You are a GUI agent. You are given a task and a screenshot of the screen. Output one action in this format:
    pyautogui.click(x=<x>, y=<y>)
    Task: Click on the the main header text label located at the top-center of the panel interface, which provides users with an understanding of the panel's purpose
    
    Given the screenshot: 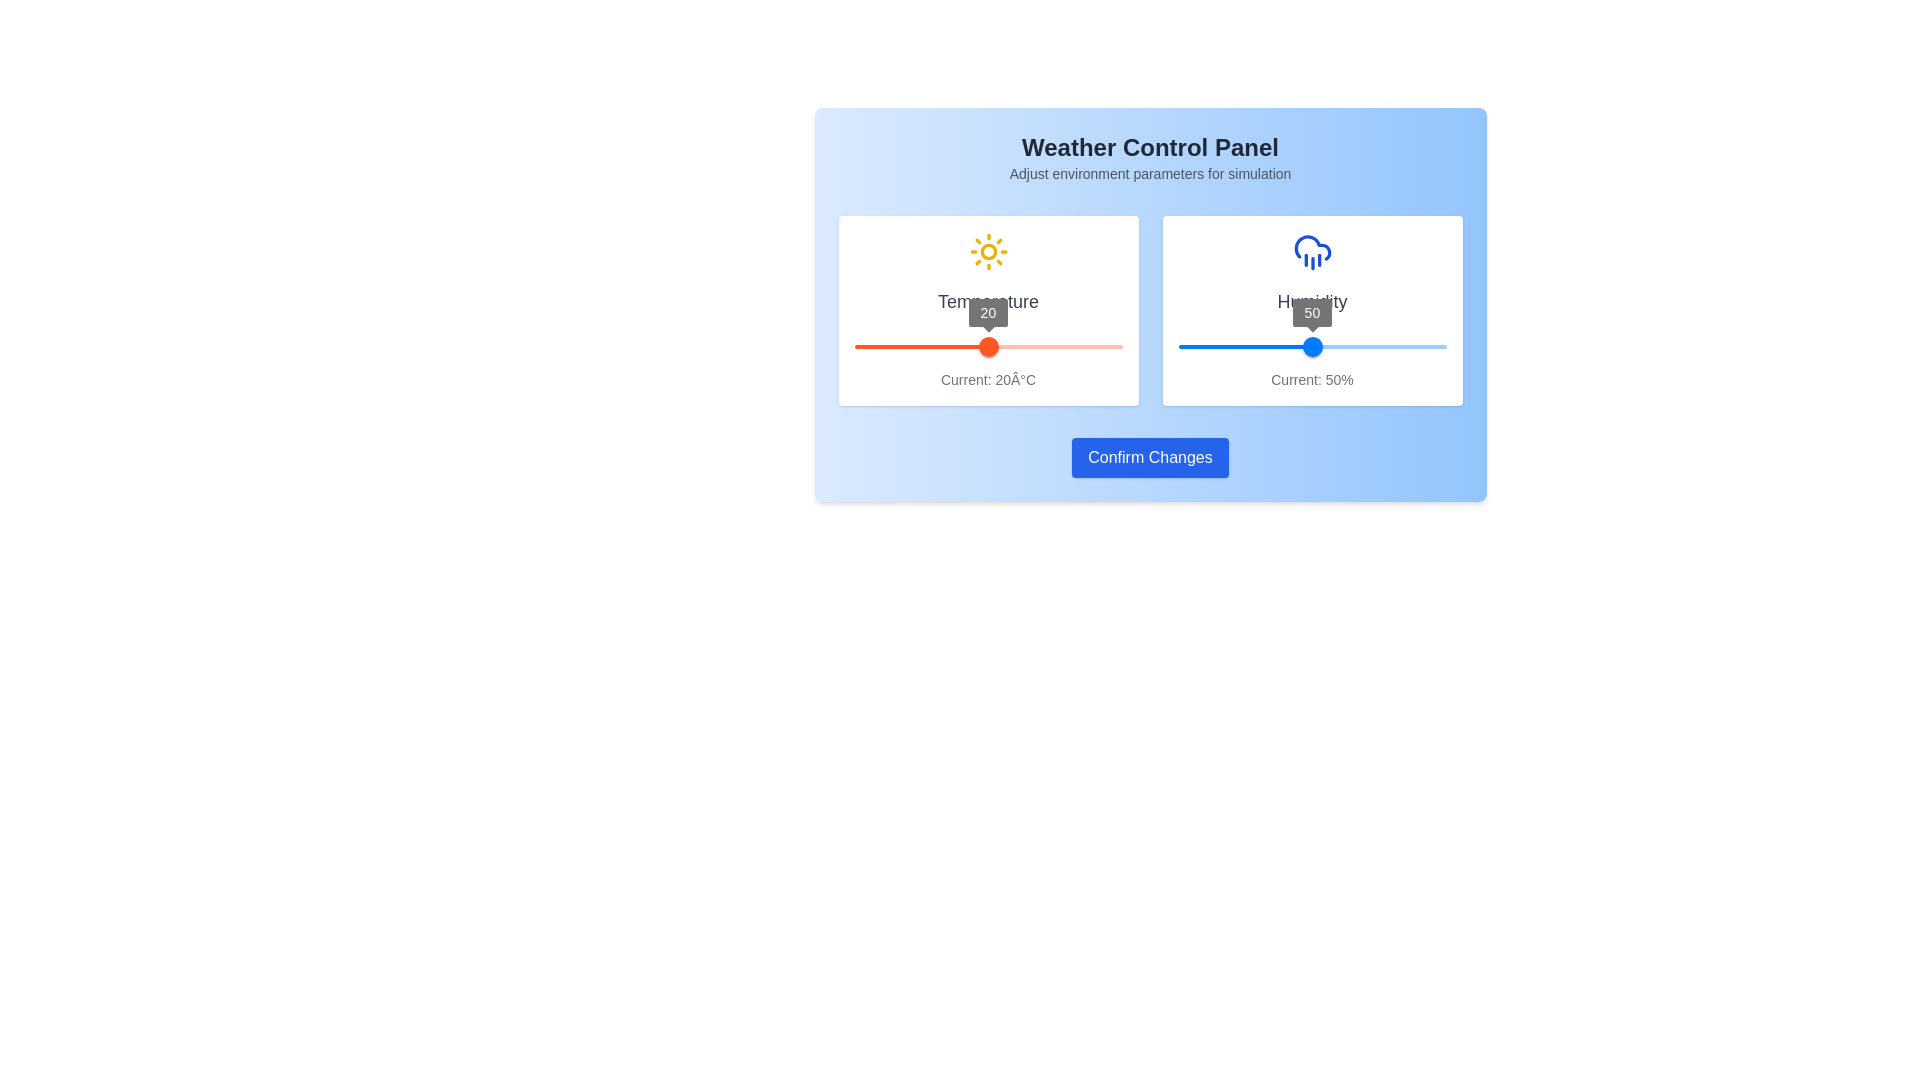 What is the action you would take?
    pyautogui.click(x=1150, y=146)
    